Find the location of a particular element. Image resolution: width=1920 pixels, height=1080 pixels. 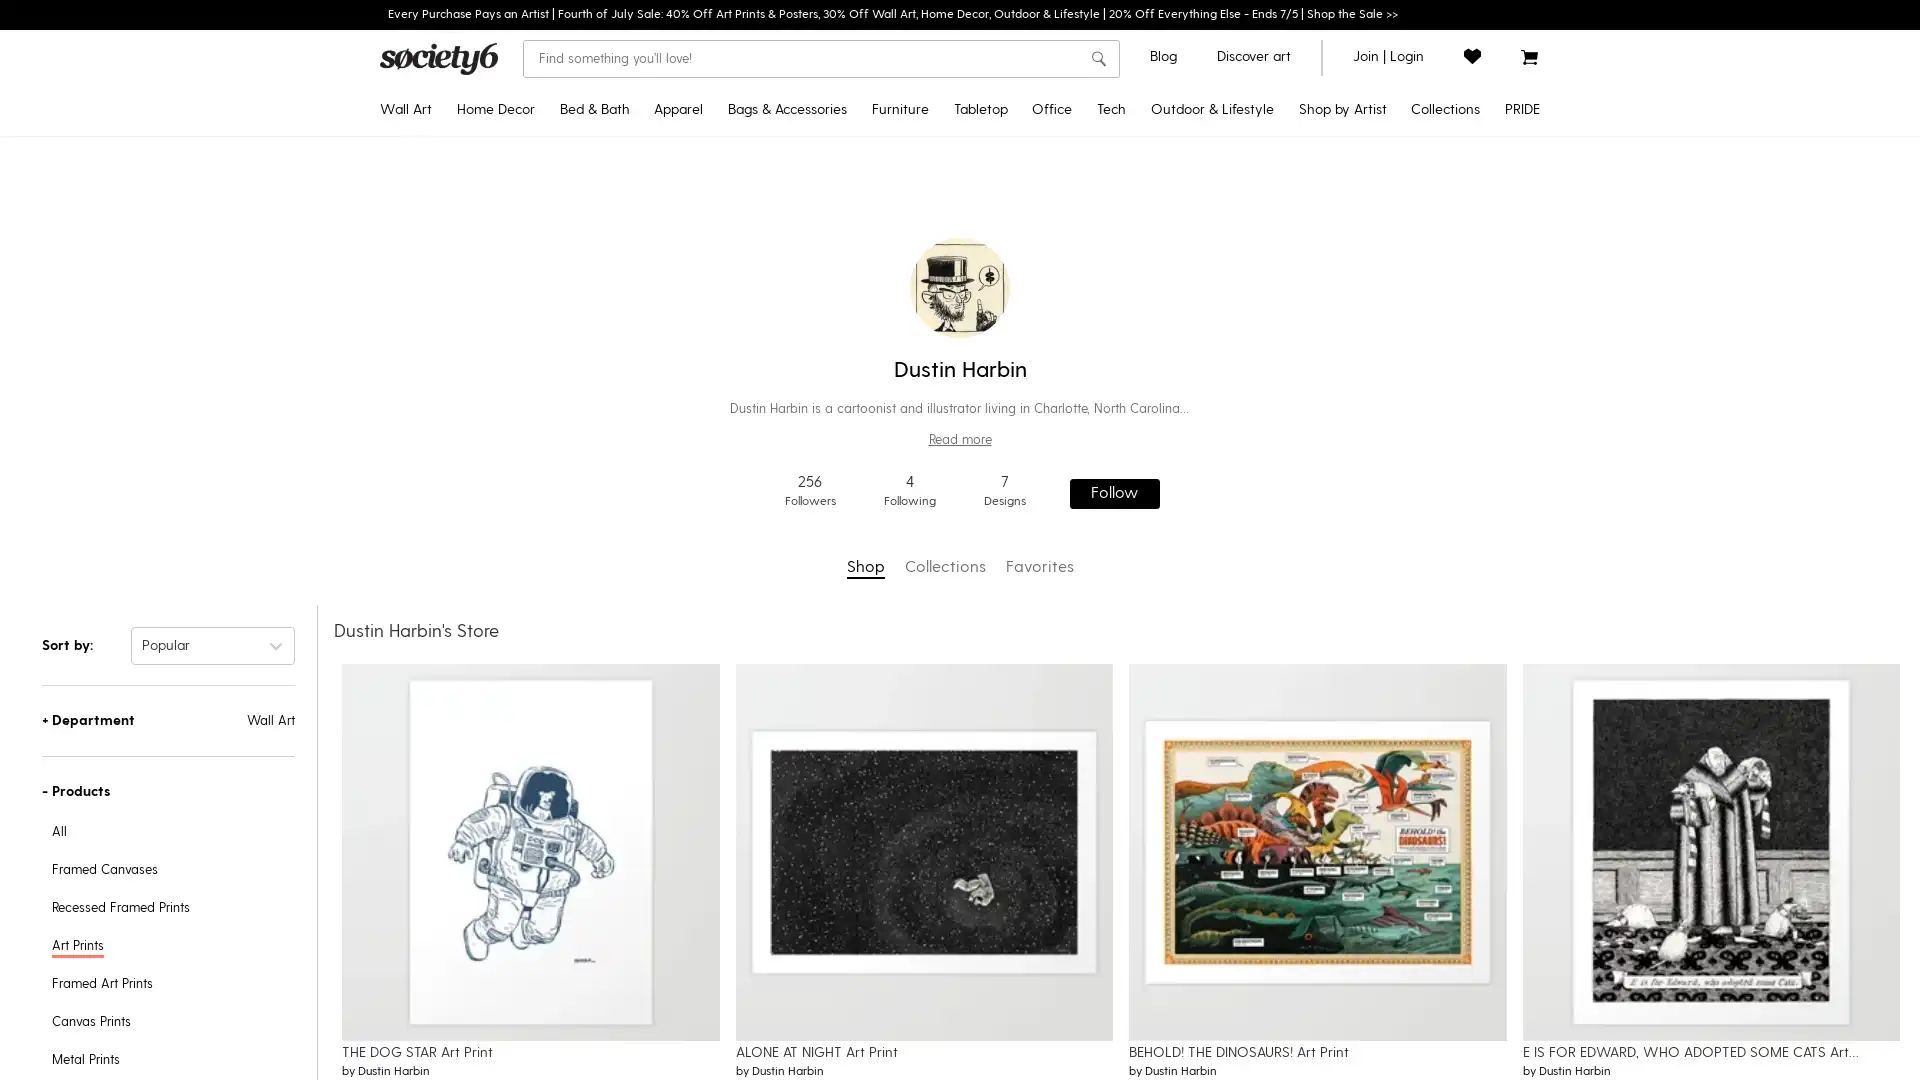

Tapestries is located at coordinates (470, 320).